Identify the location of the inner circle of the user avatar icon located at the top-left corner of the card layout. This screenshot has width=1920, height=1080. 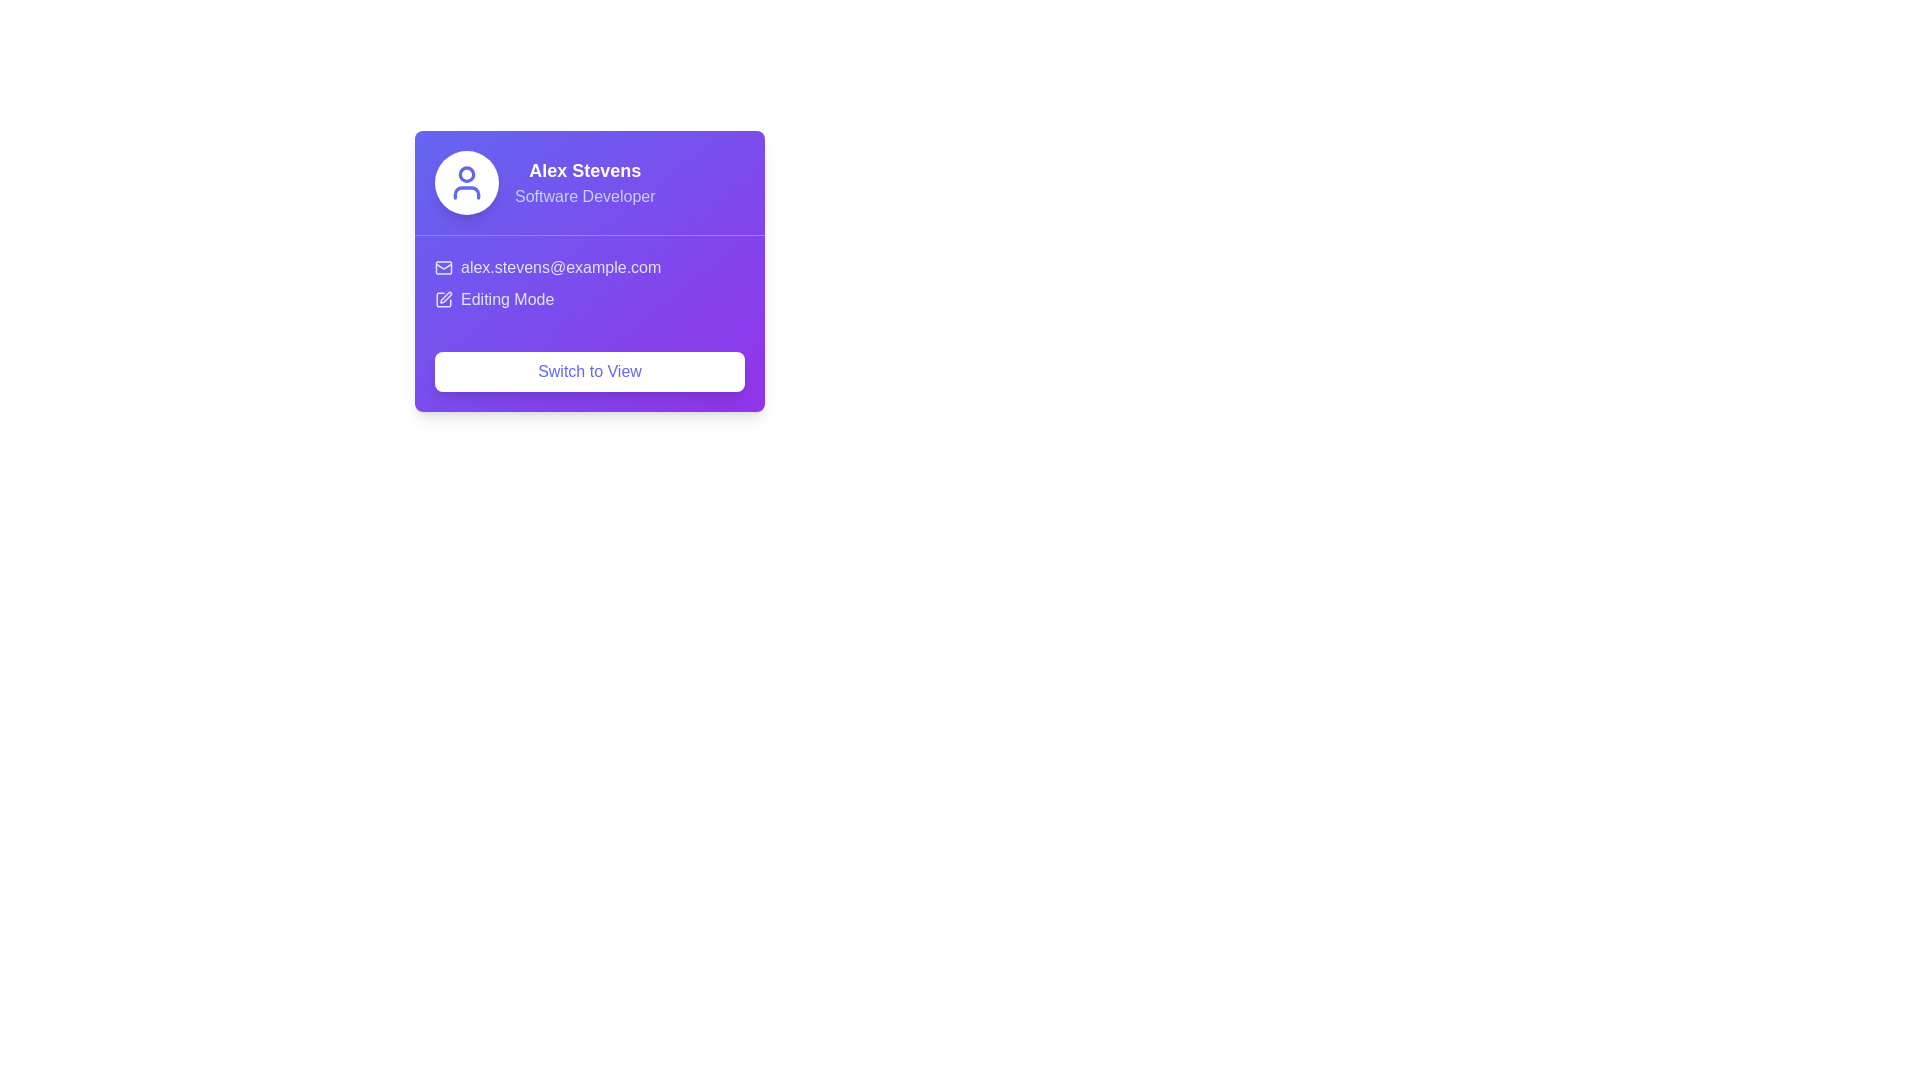
(465, 172).